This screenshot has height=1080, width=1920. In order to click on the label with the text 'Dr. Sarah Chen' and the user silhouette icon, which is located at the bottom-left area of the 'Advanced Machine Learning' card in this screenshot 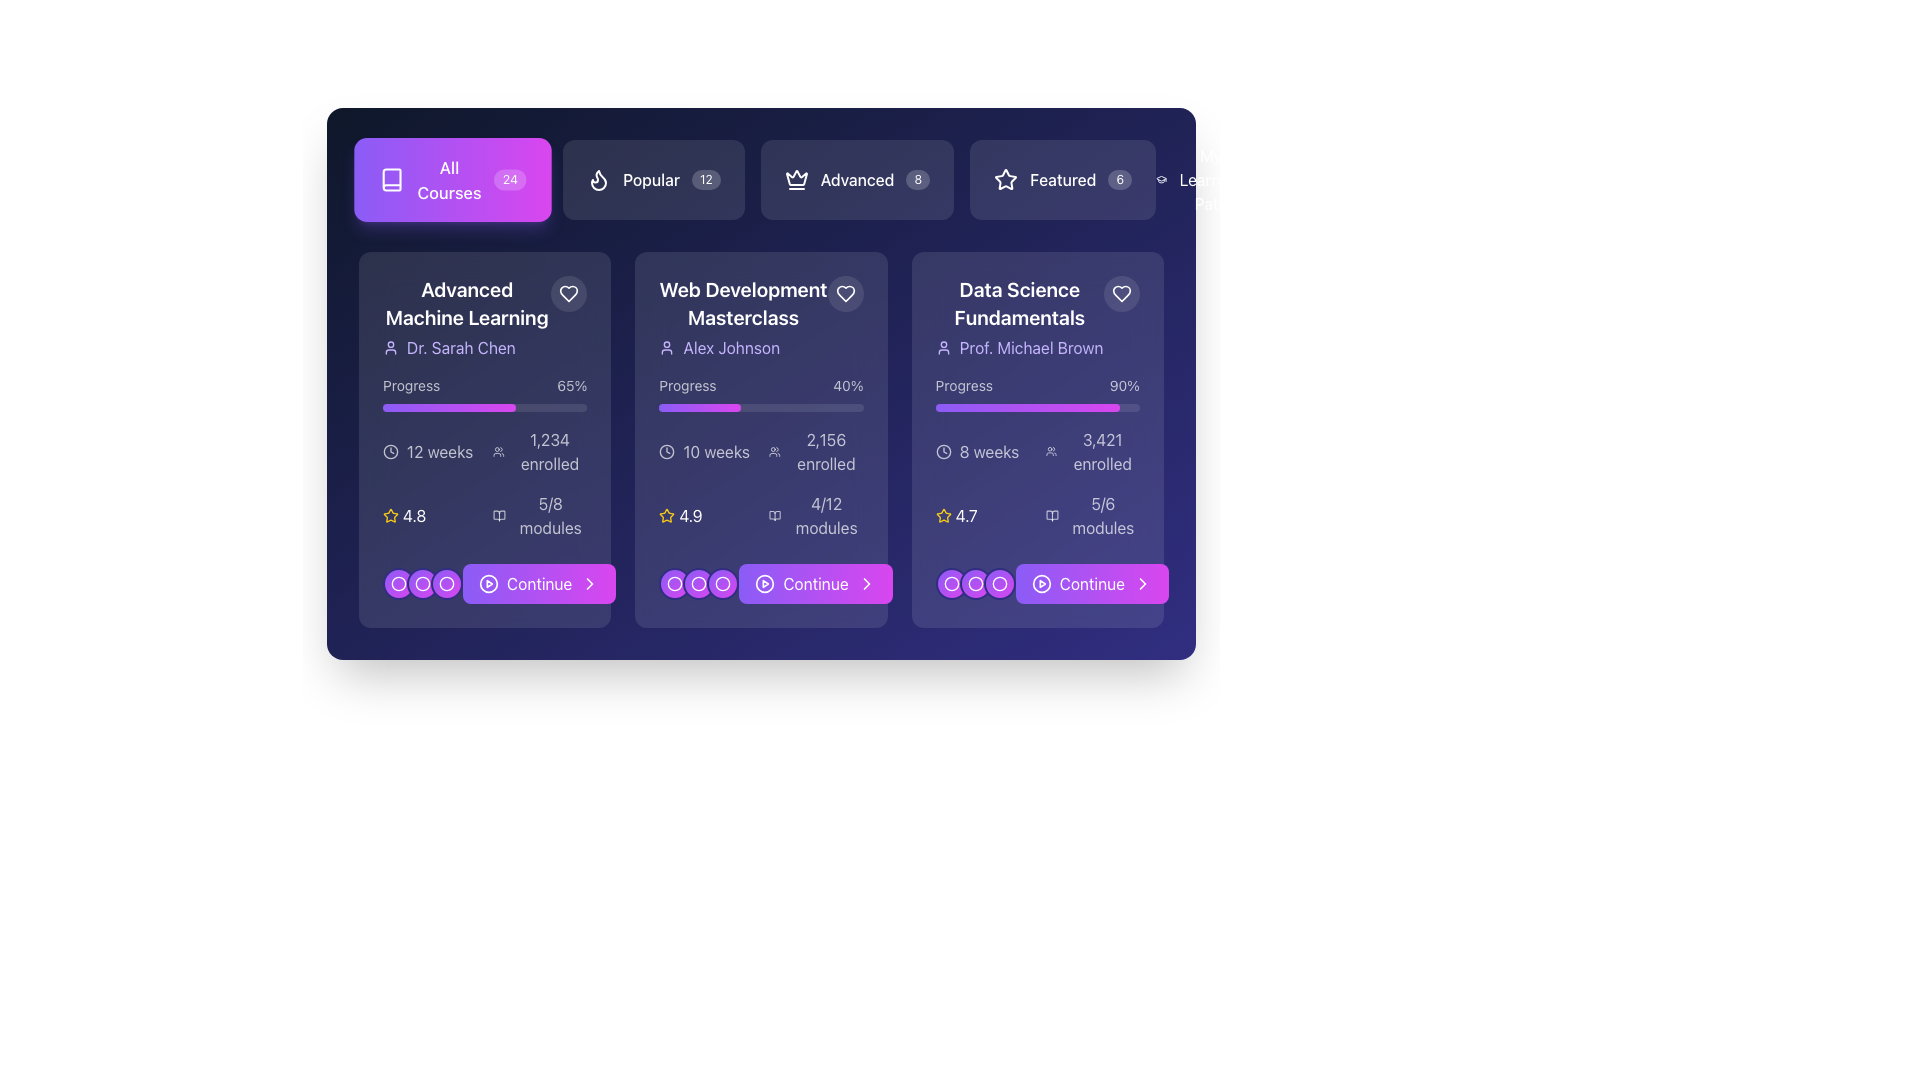, I will do `click(466, 346)`.